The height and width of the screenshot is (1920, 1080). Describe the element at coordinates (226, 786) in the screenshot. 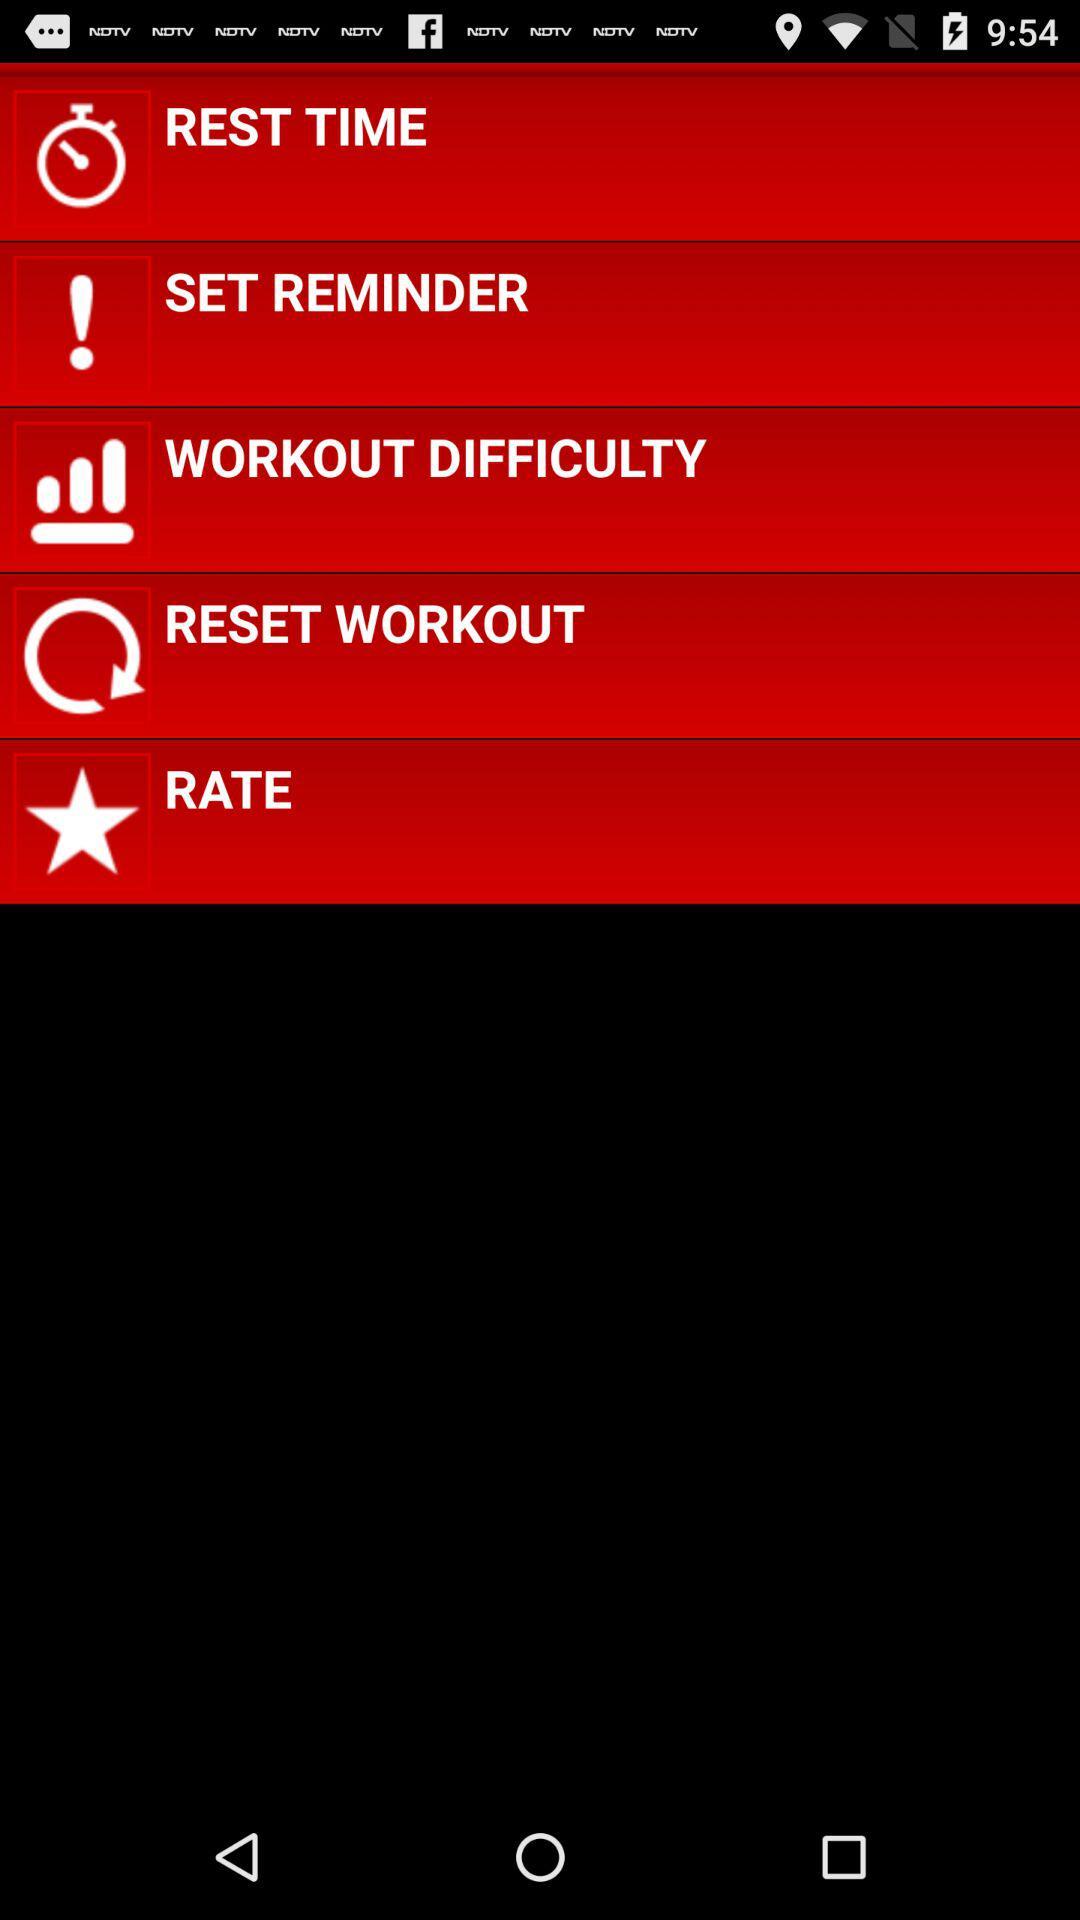

I see `rate` at that location.